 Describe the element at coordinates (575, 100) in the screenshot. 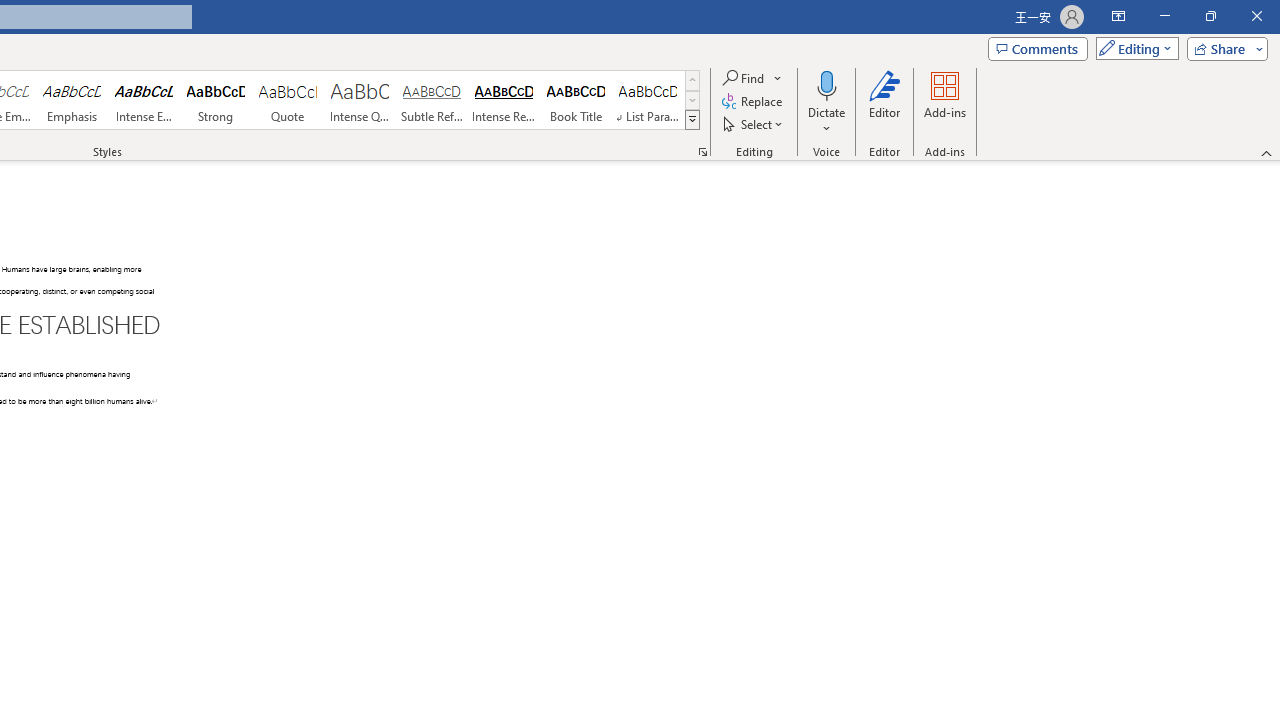

I see `'Book Title'` at that location.